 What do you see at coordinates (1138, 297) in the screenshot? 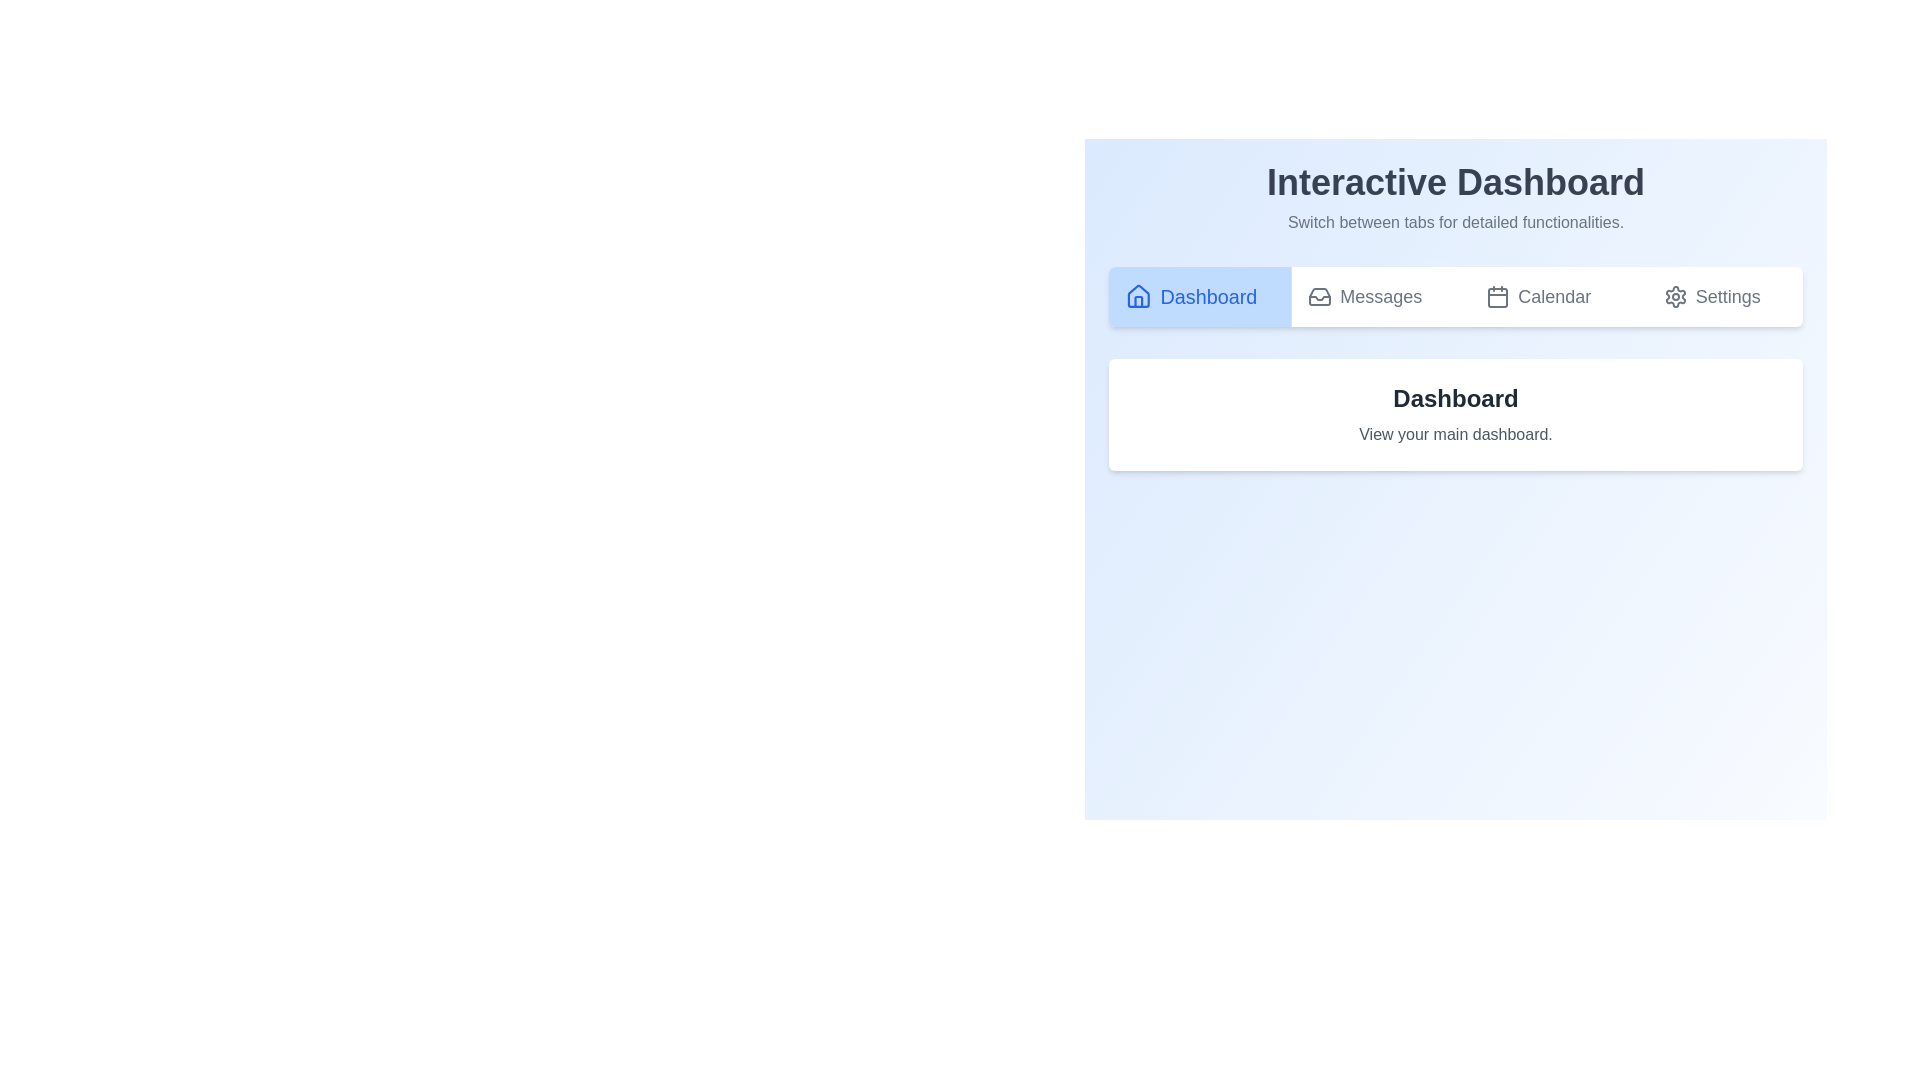
I see `the home-shaped icon representing the 'Dashboard' button located in the top navigation bar` at bounding box center [1138, 297].